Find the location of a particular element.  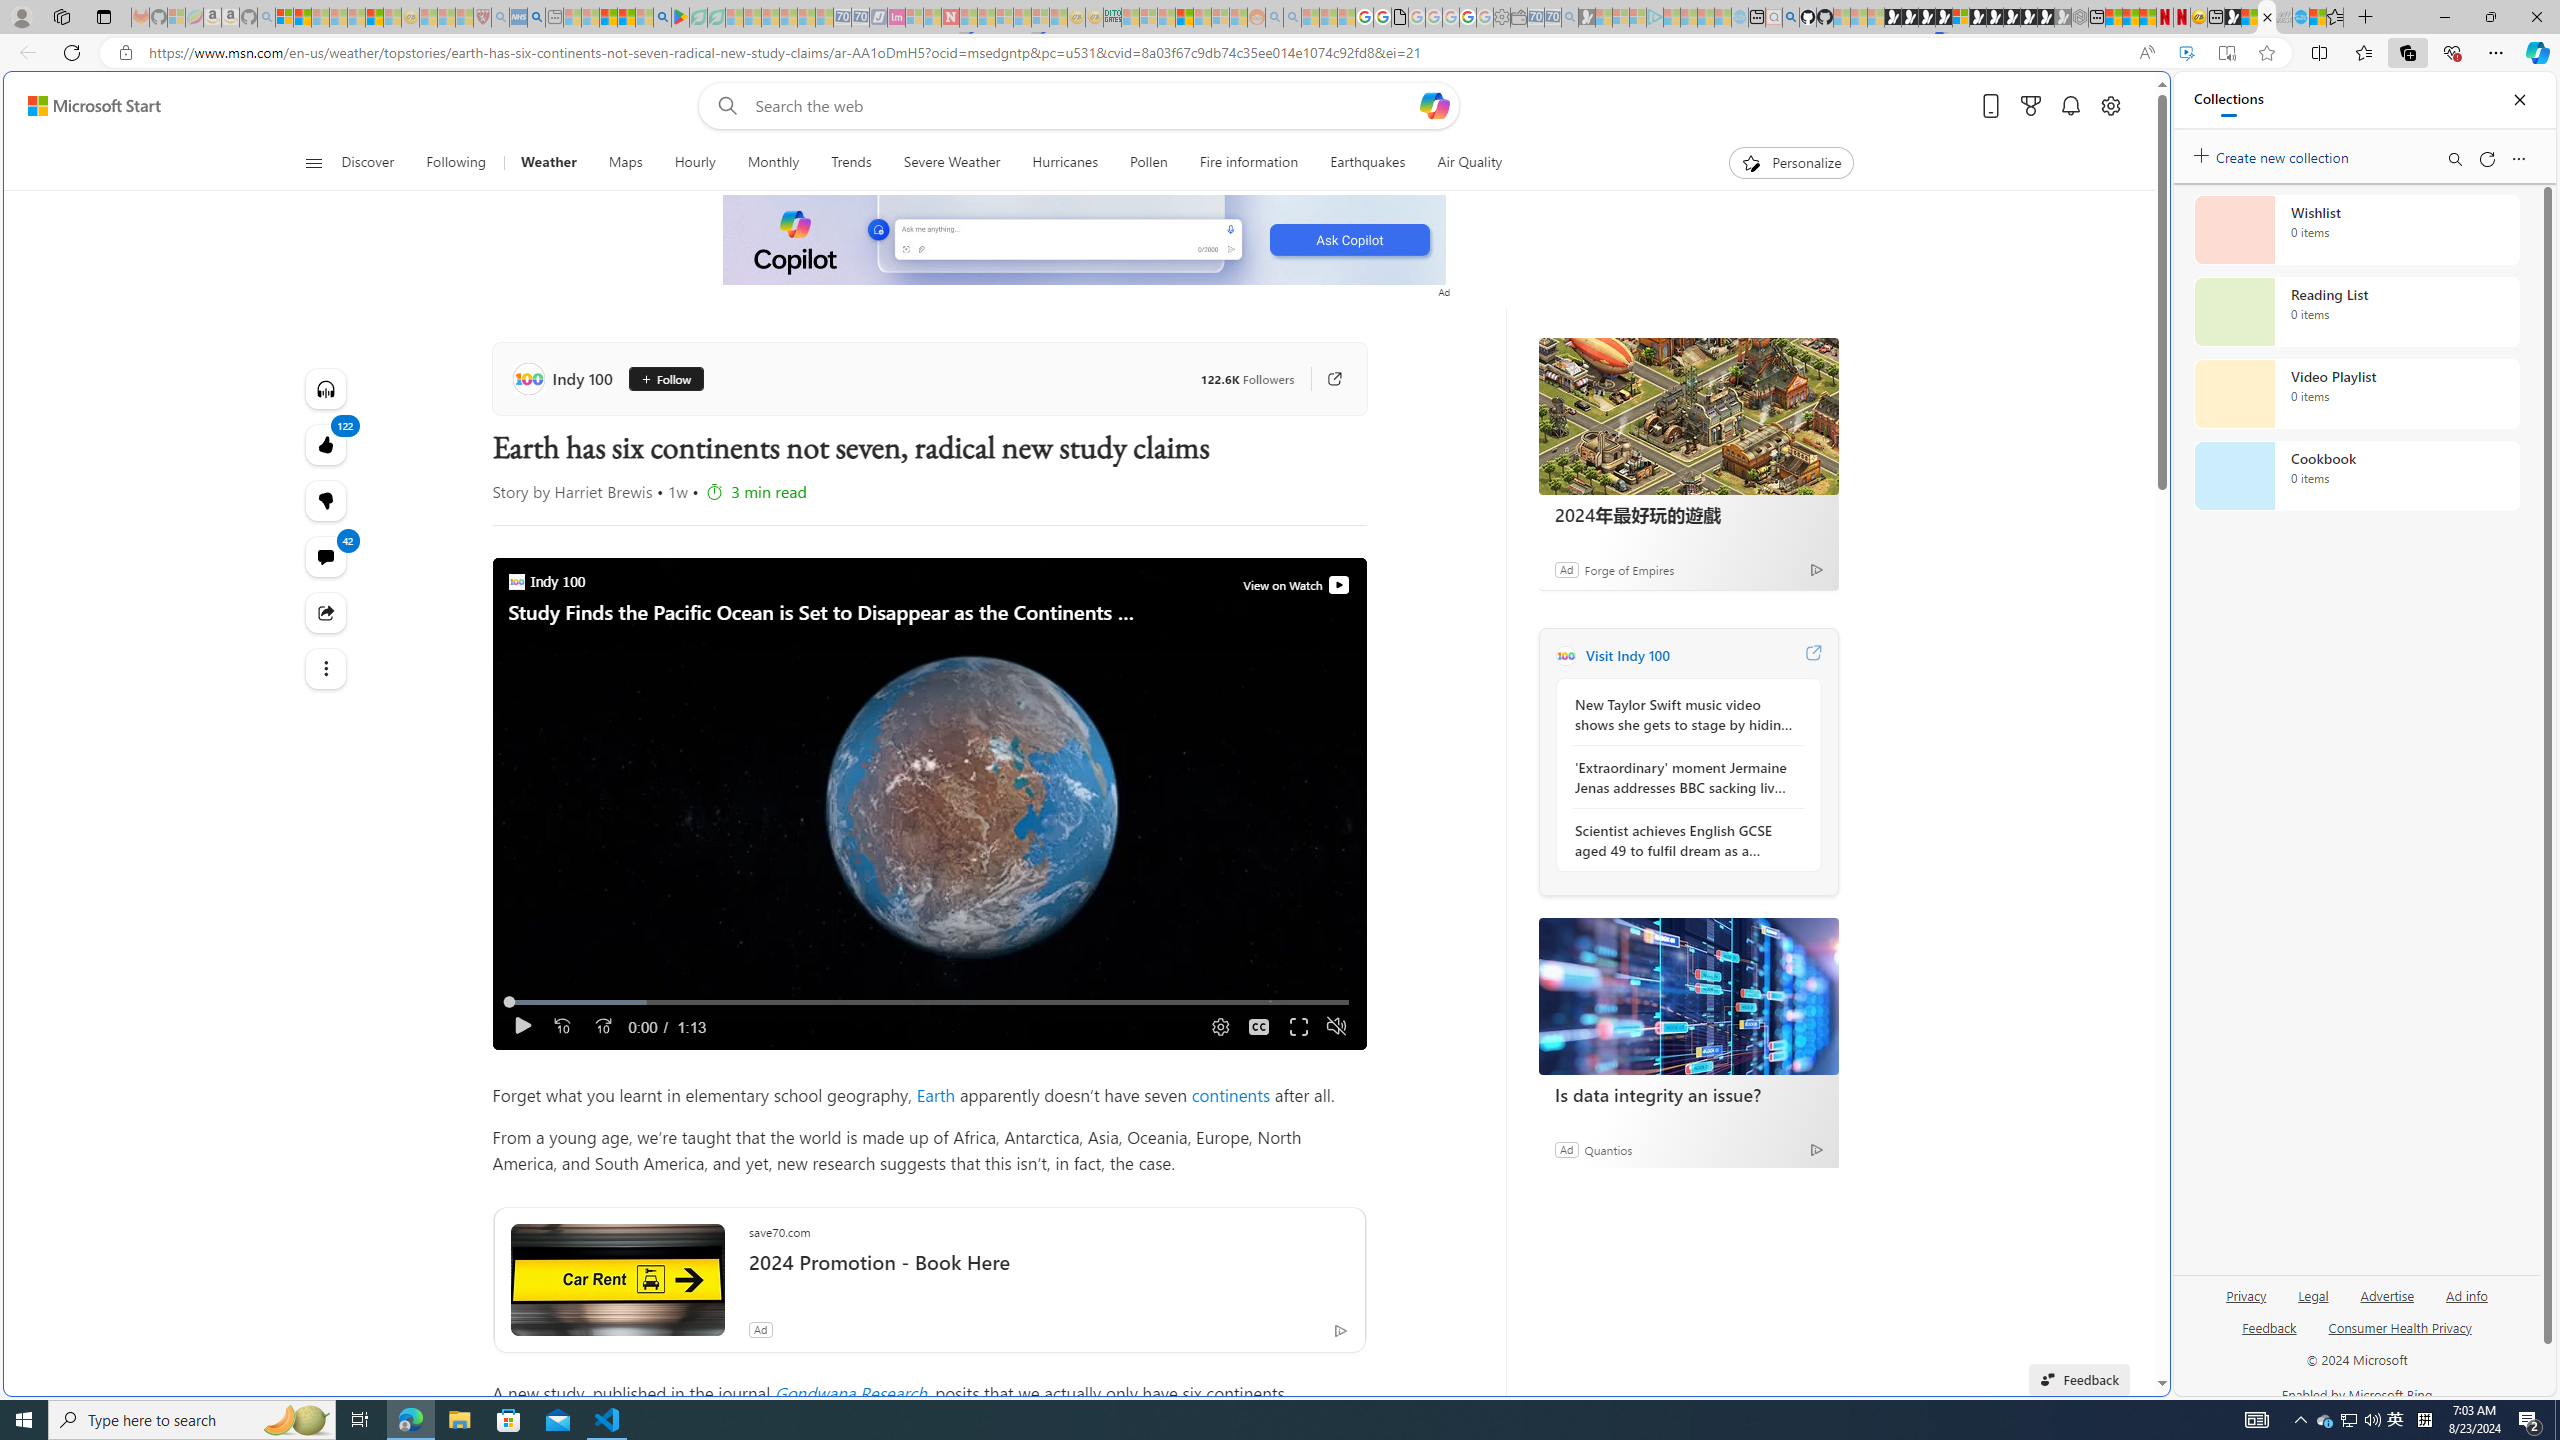

'Pollen' is located at coordinates (1147, 162).